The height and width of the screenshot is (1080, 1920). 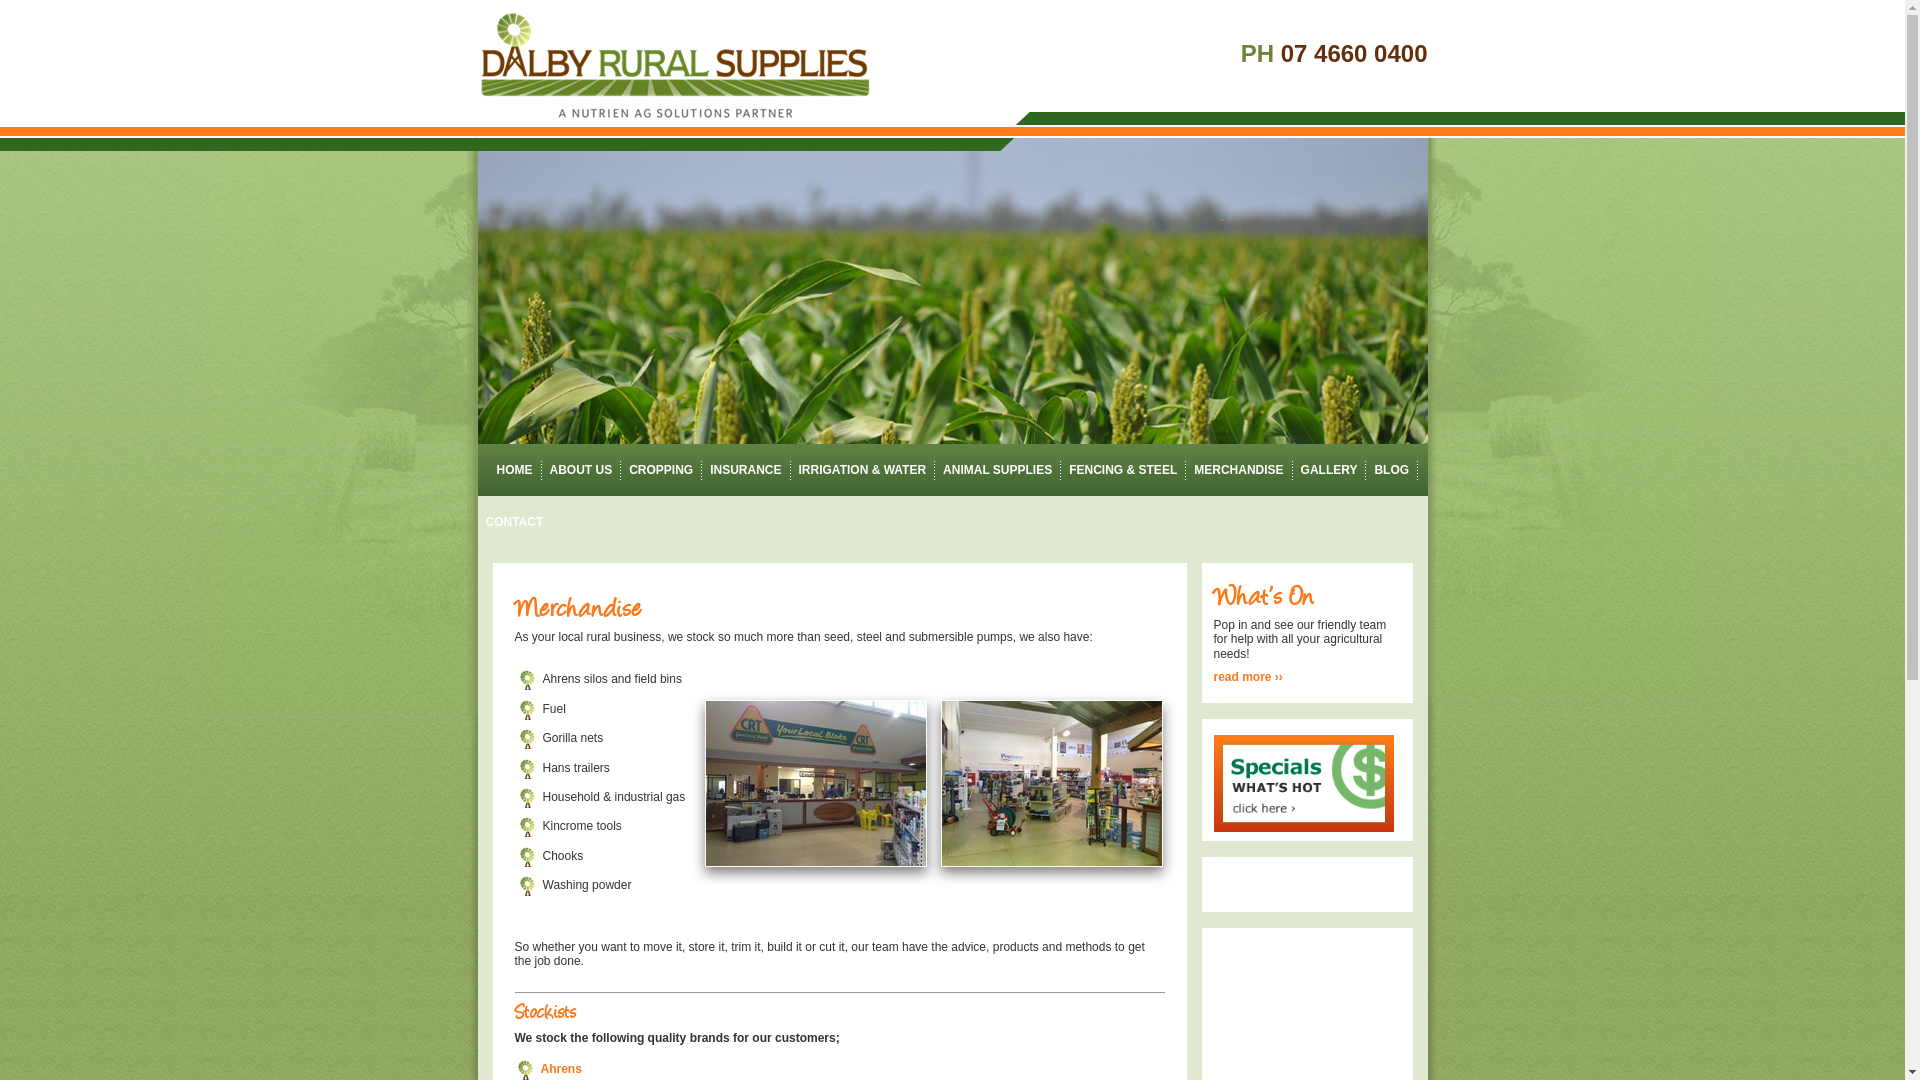 I want to click on 'ANIMAL SUPPLIES', so click(x=997, y=470).